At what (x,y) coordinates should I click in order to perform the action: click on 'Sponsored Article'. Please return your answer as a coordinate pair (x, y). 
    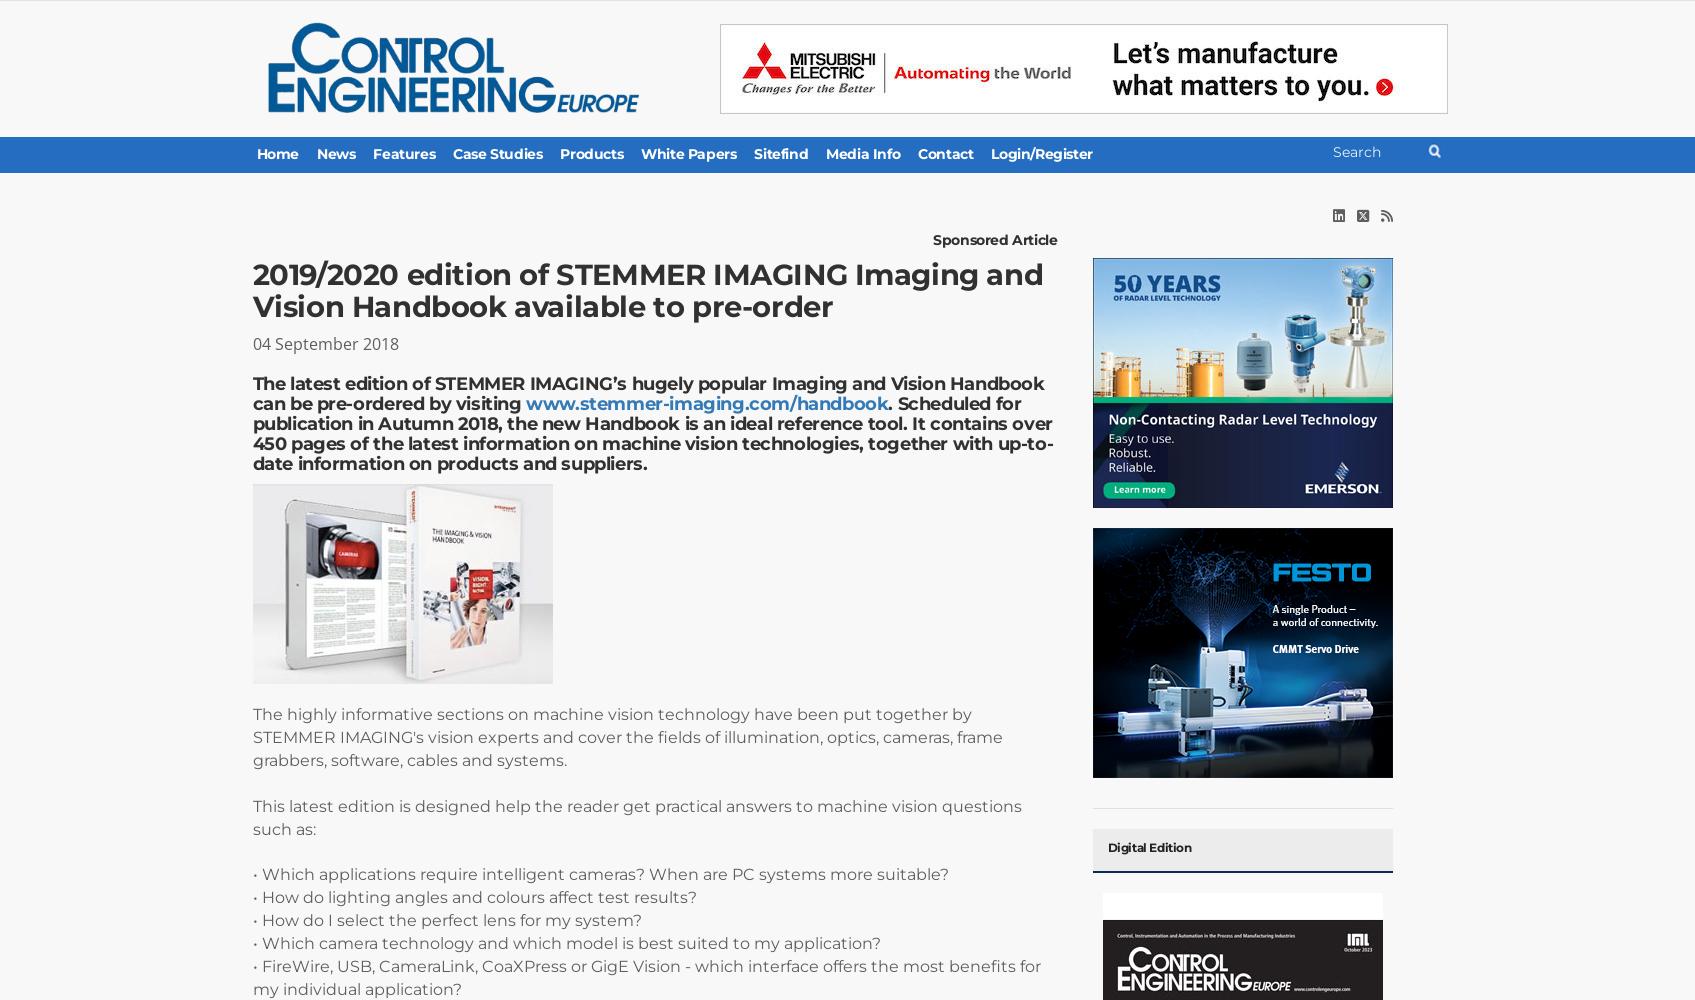
    Looking at the image, I should click on (932, 239).